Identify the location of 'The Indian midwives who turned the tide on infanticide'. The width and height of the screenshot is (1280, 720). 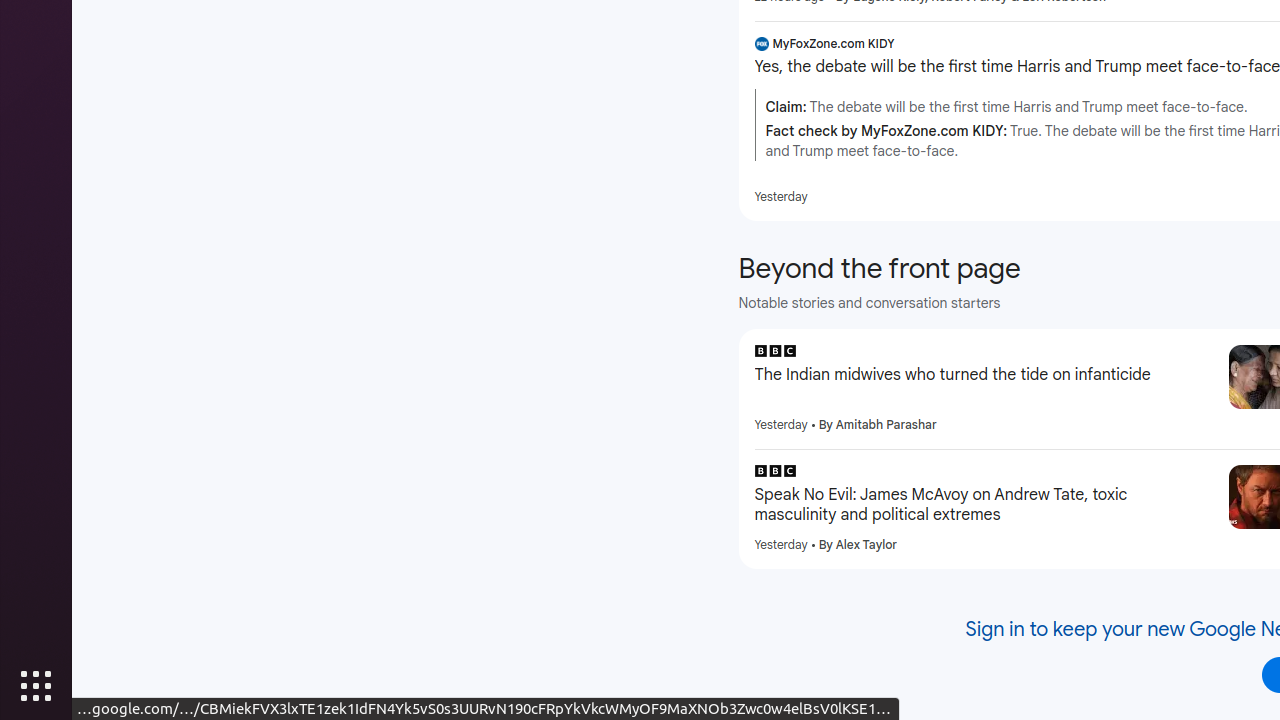
(983, 374).